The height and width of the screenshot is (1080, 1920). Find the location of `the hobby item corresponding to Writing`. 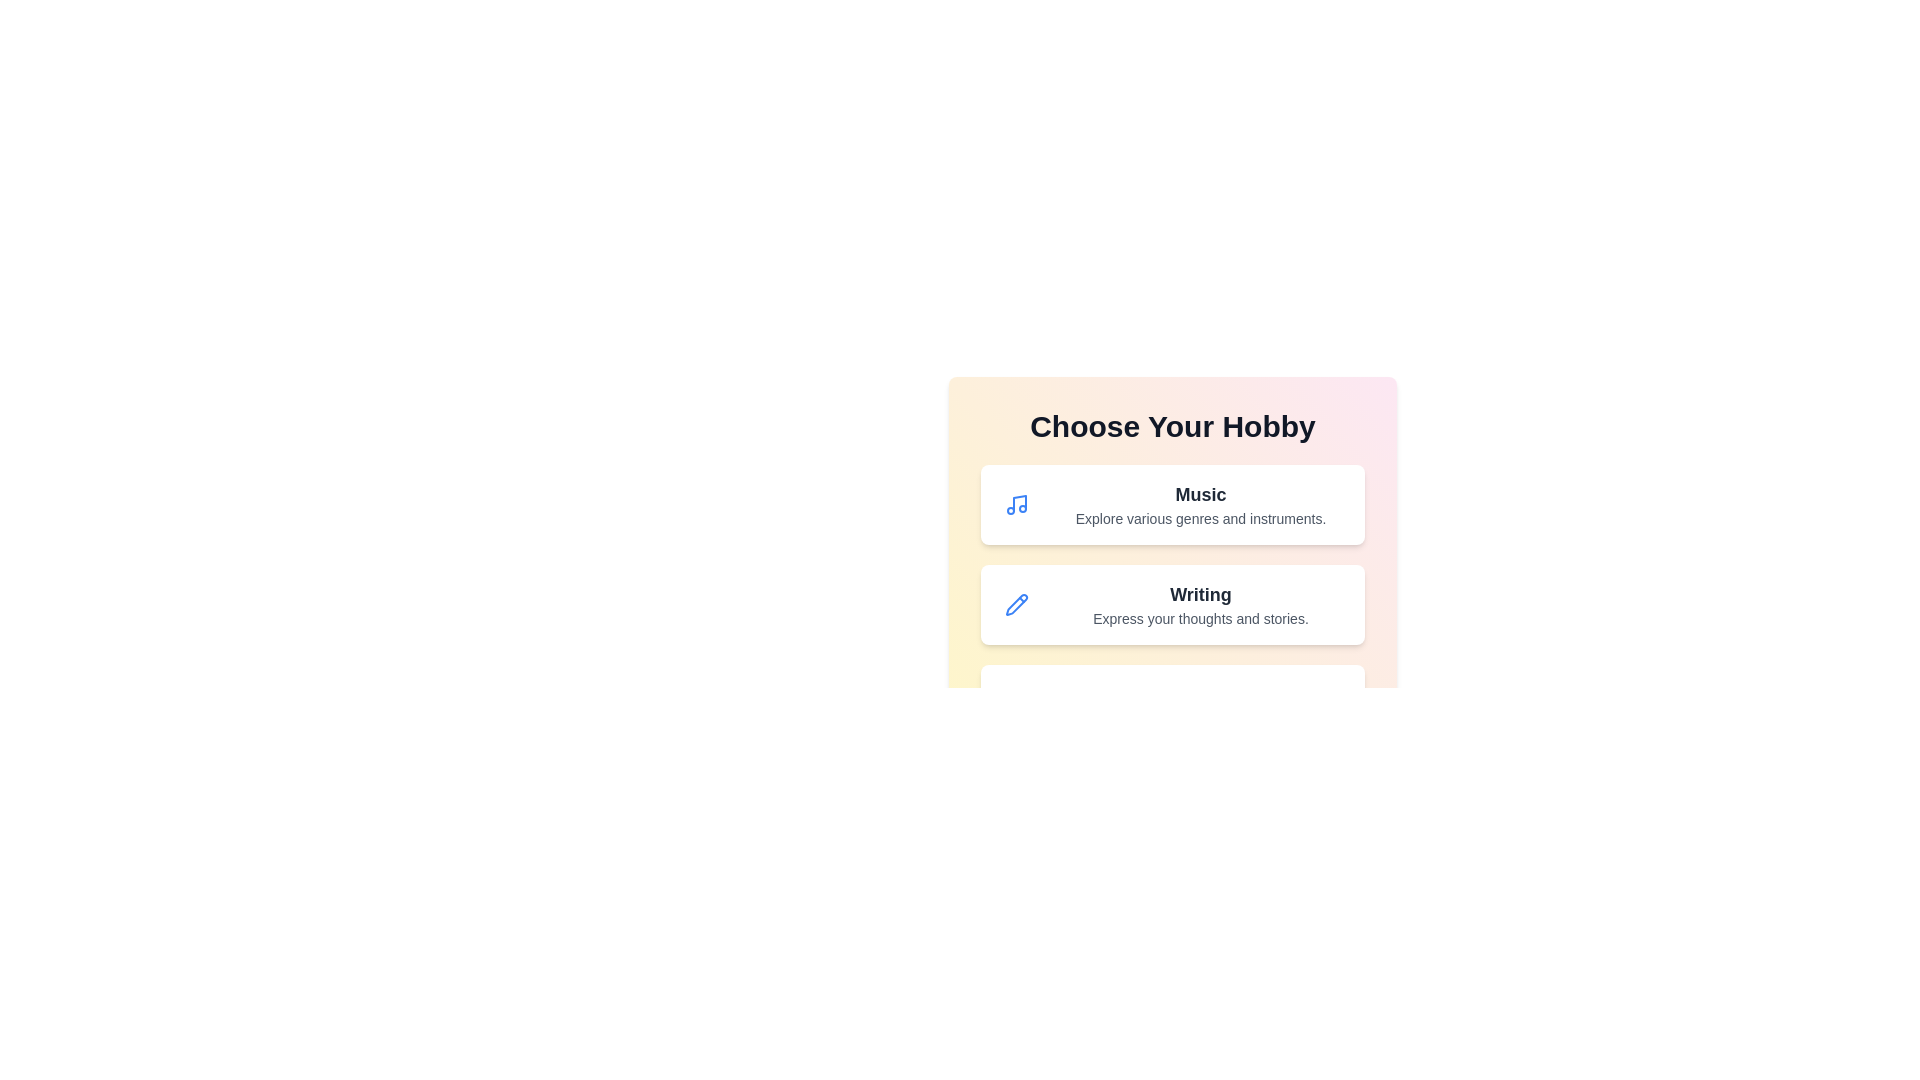

the hobby item corresponding to Writing is located at coordinates (1172, 604).